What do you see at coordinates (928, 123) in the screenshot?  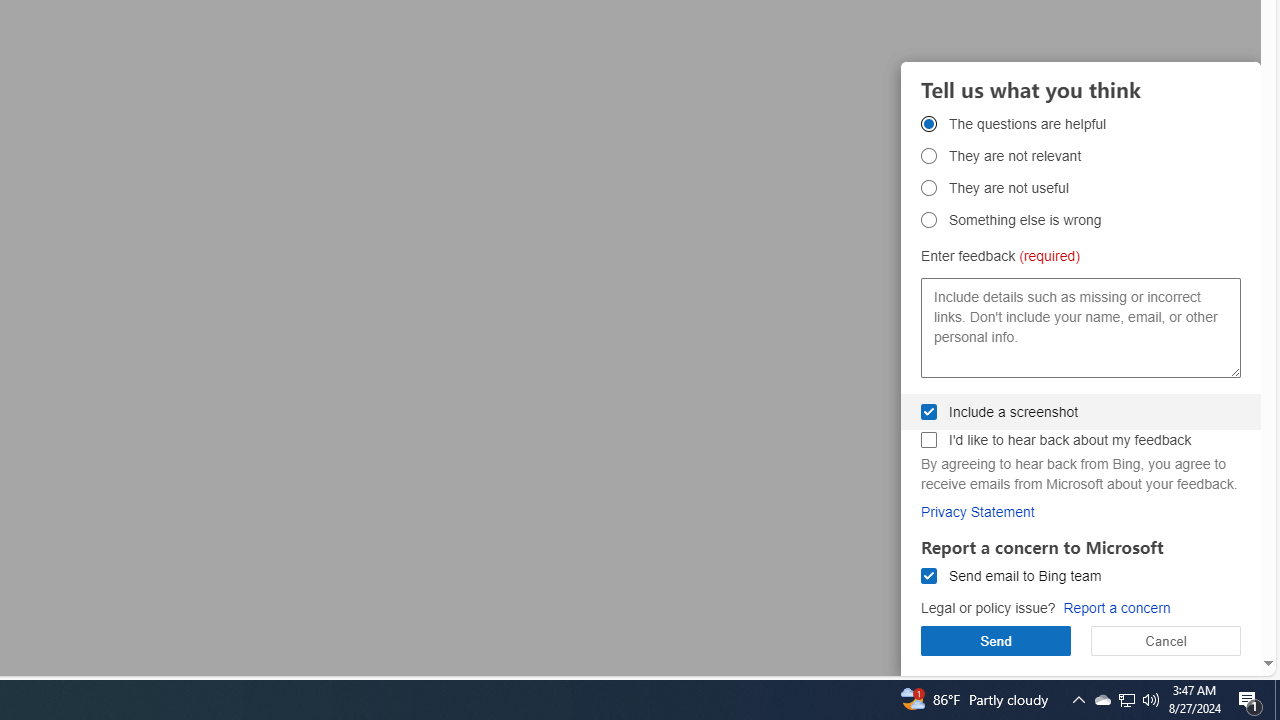 I see `'The questions are helpful The questions are helpful'` at bounding box center [928, 123].